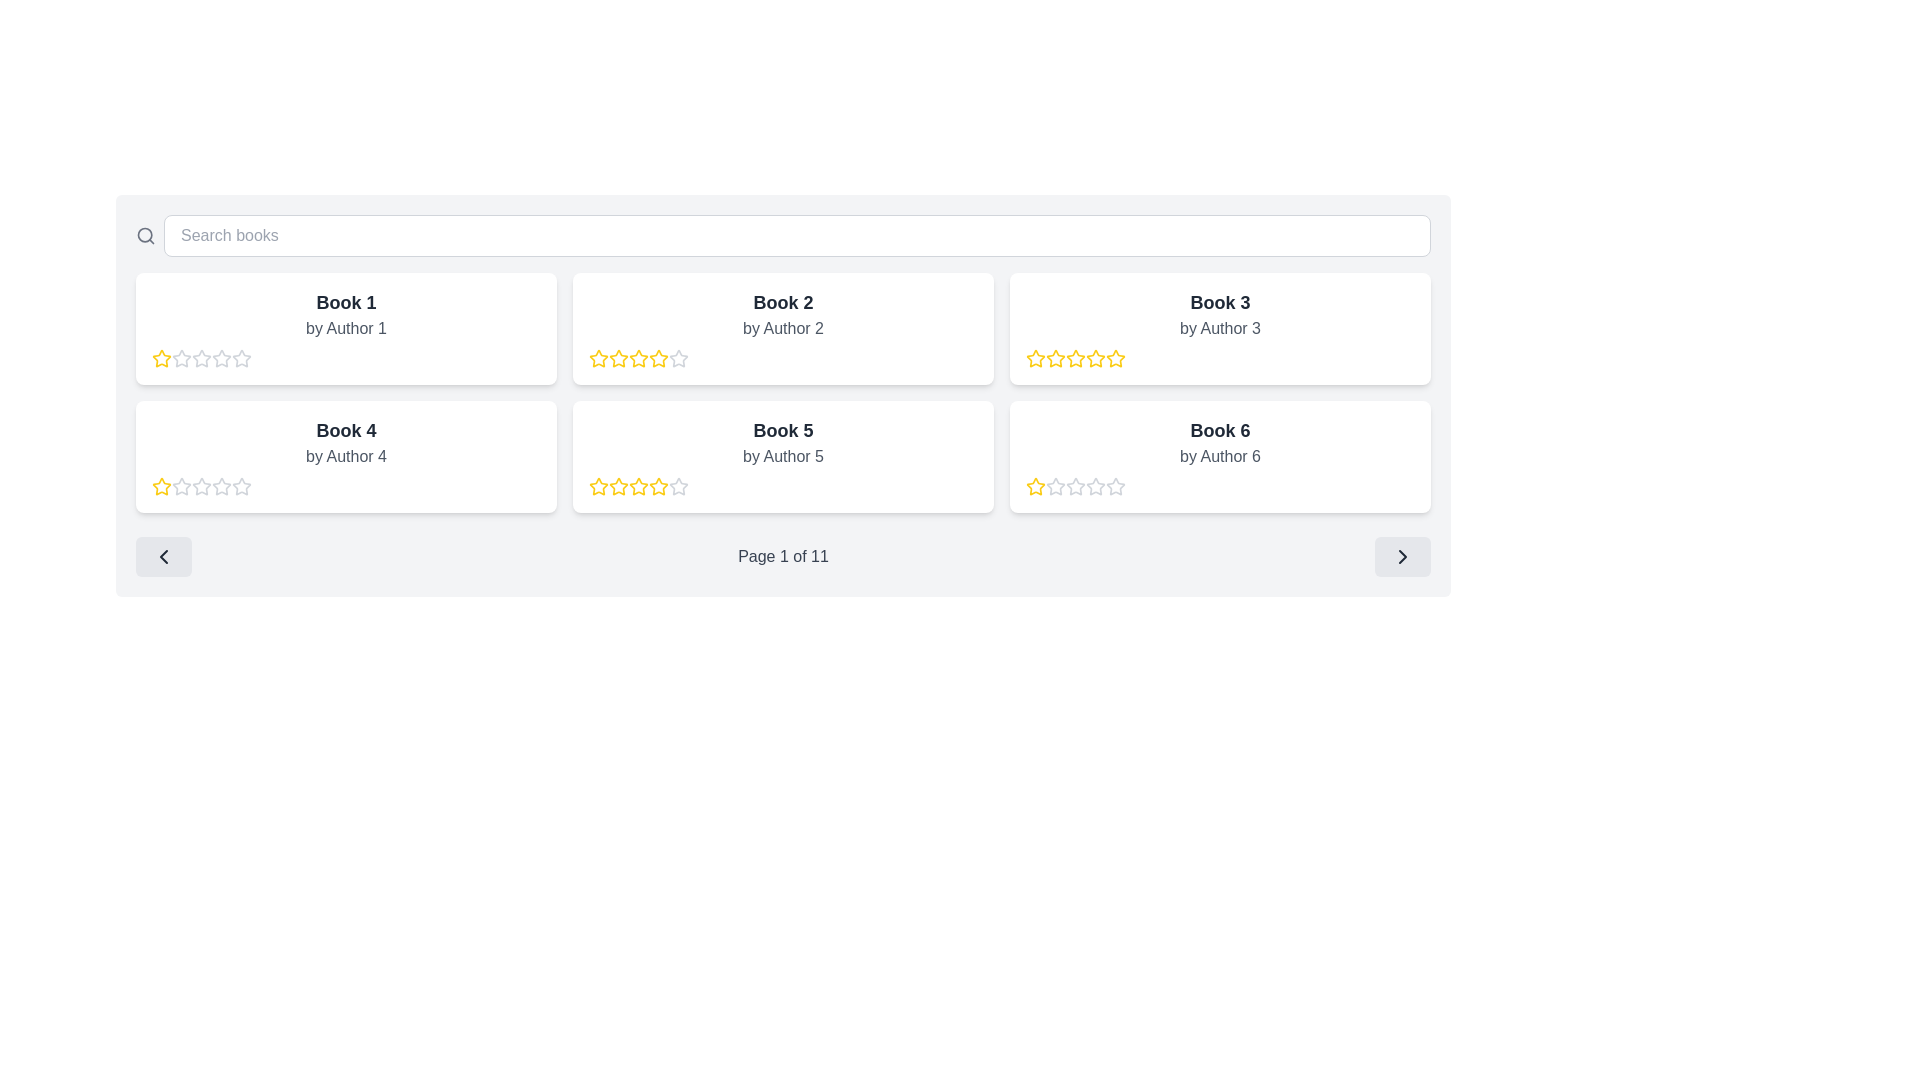  I want to click on the text label displaying the author's name associated with 'Book 5', which is located in the second row and third column of the grid, directly beneath the title and above the star rating icons, so click(782, 456).